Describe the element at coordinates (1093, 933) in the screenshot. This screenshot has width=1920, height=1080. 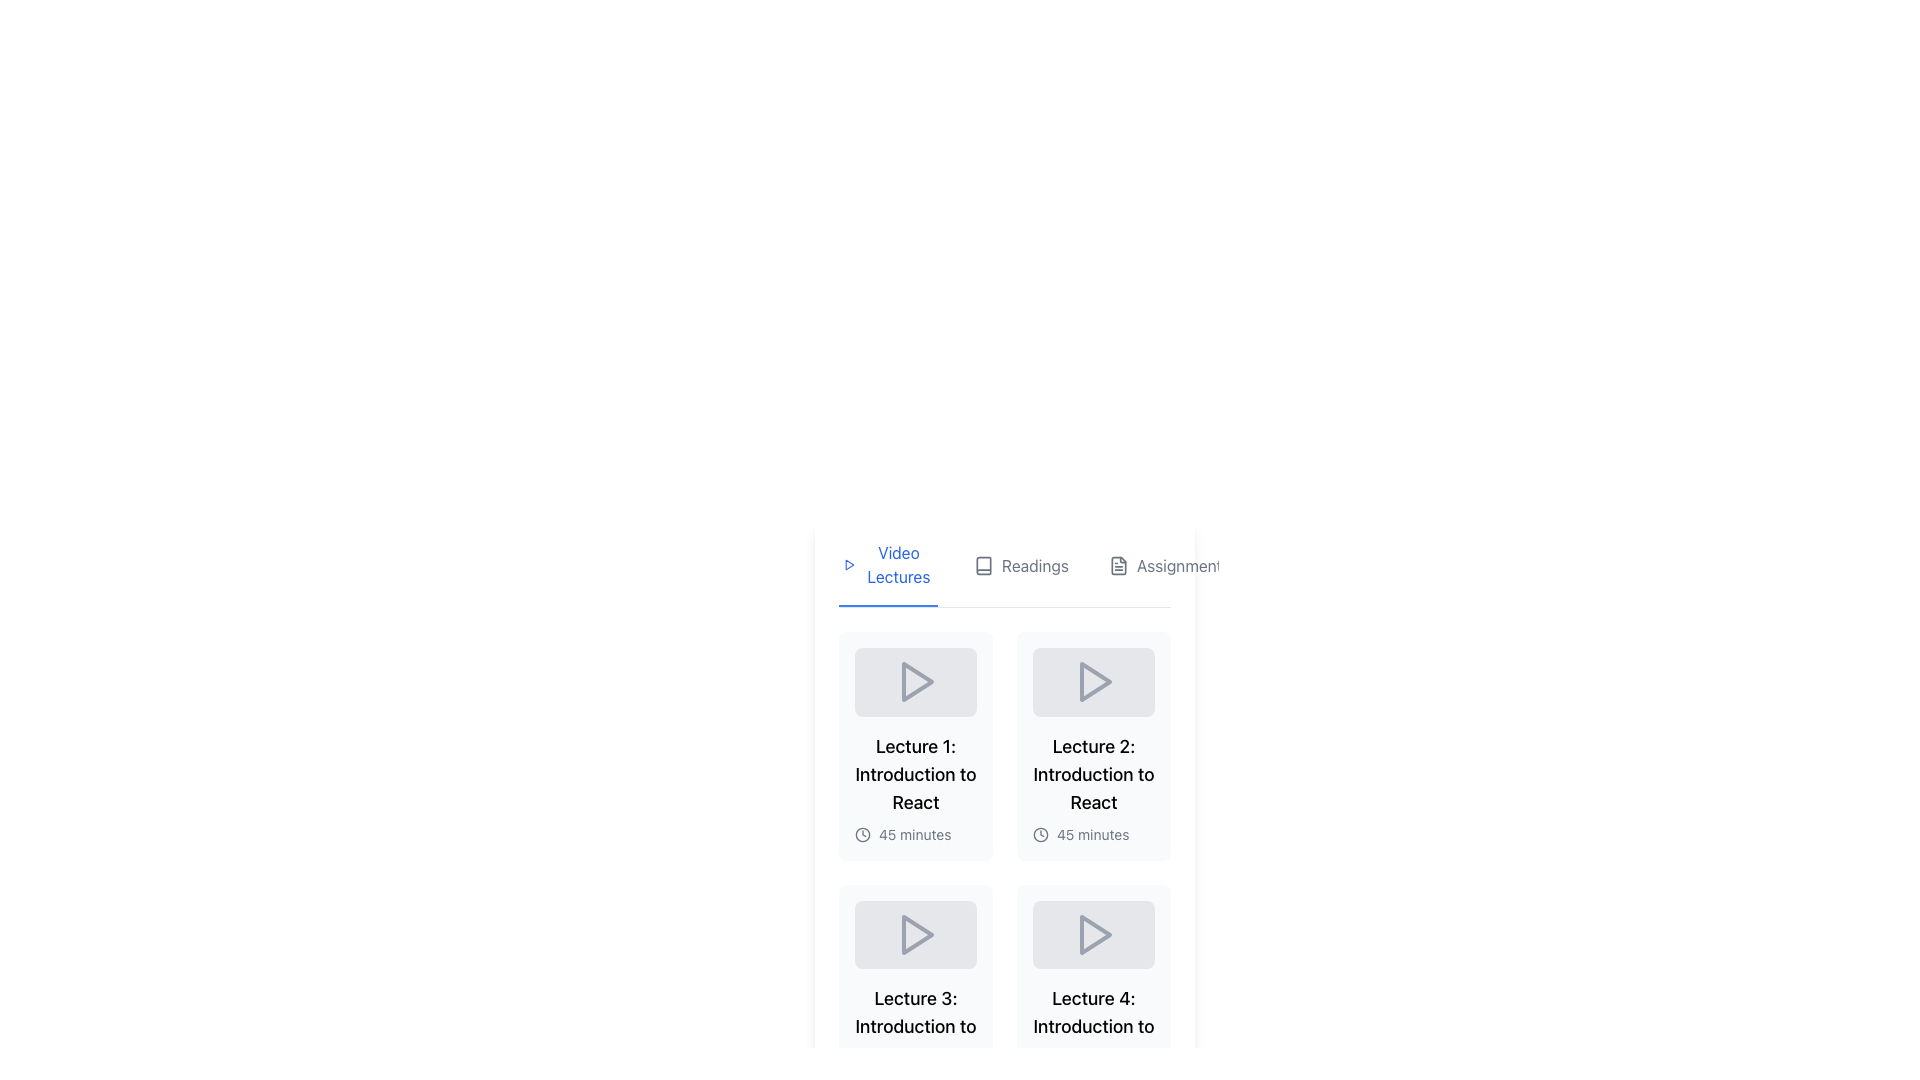
I see `the play icon in the Video Thumbnail with Play Indicator located in the 'Lecture 4: Introduction to React' block to interact with the video` at that location.